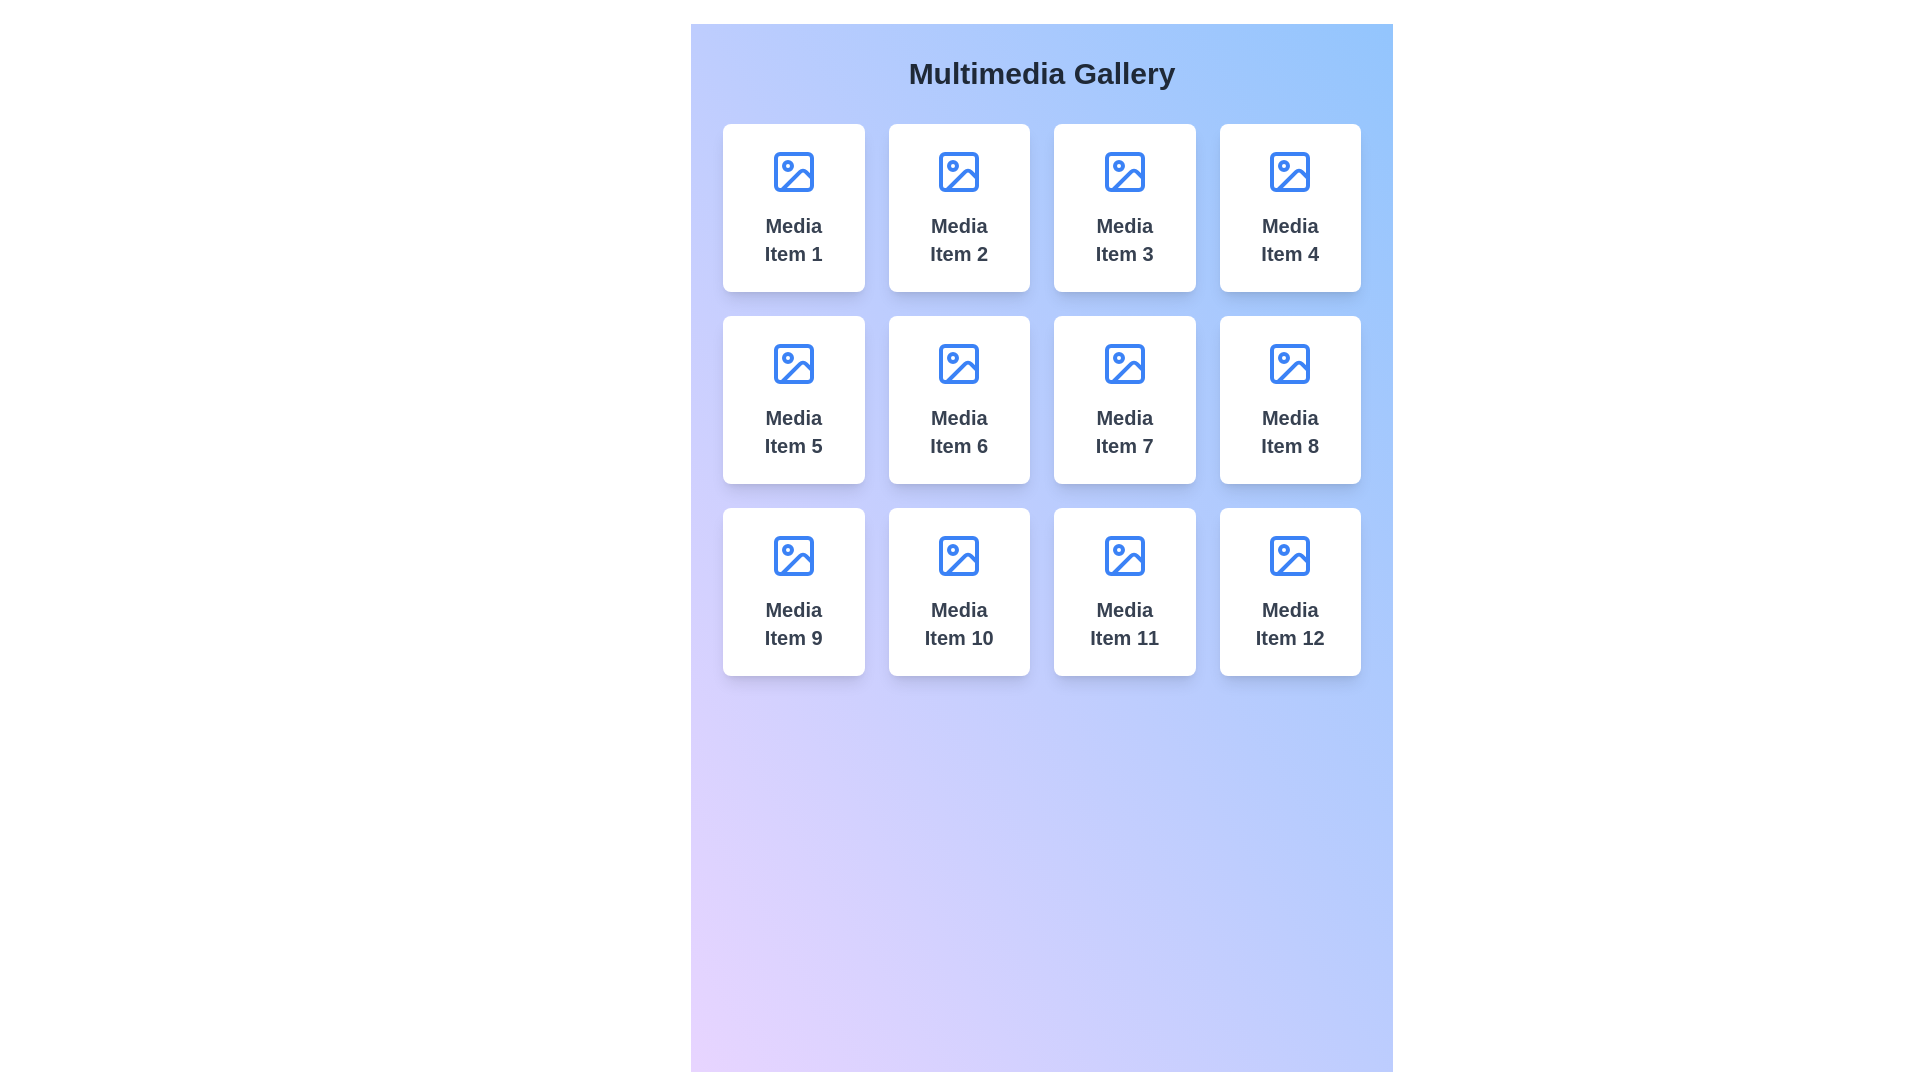 The width and height of the screenshot is (1920, 1080). I want to click on the decorative rectangle in the top-left corner of the first media card's image icon, so click(792, 171).